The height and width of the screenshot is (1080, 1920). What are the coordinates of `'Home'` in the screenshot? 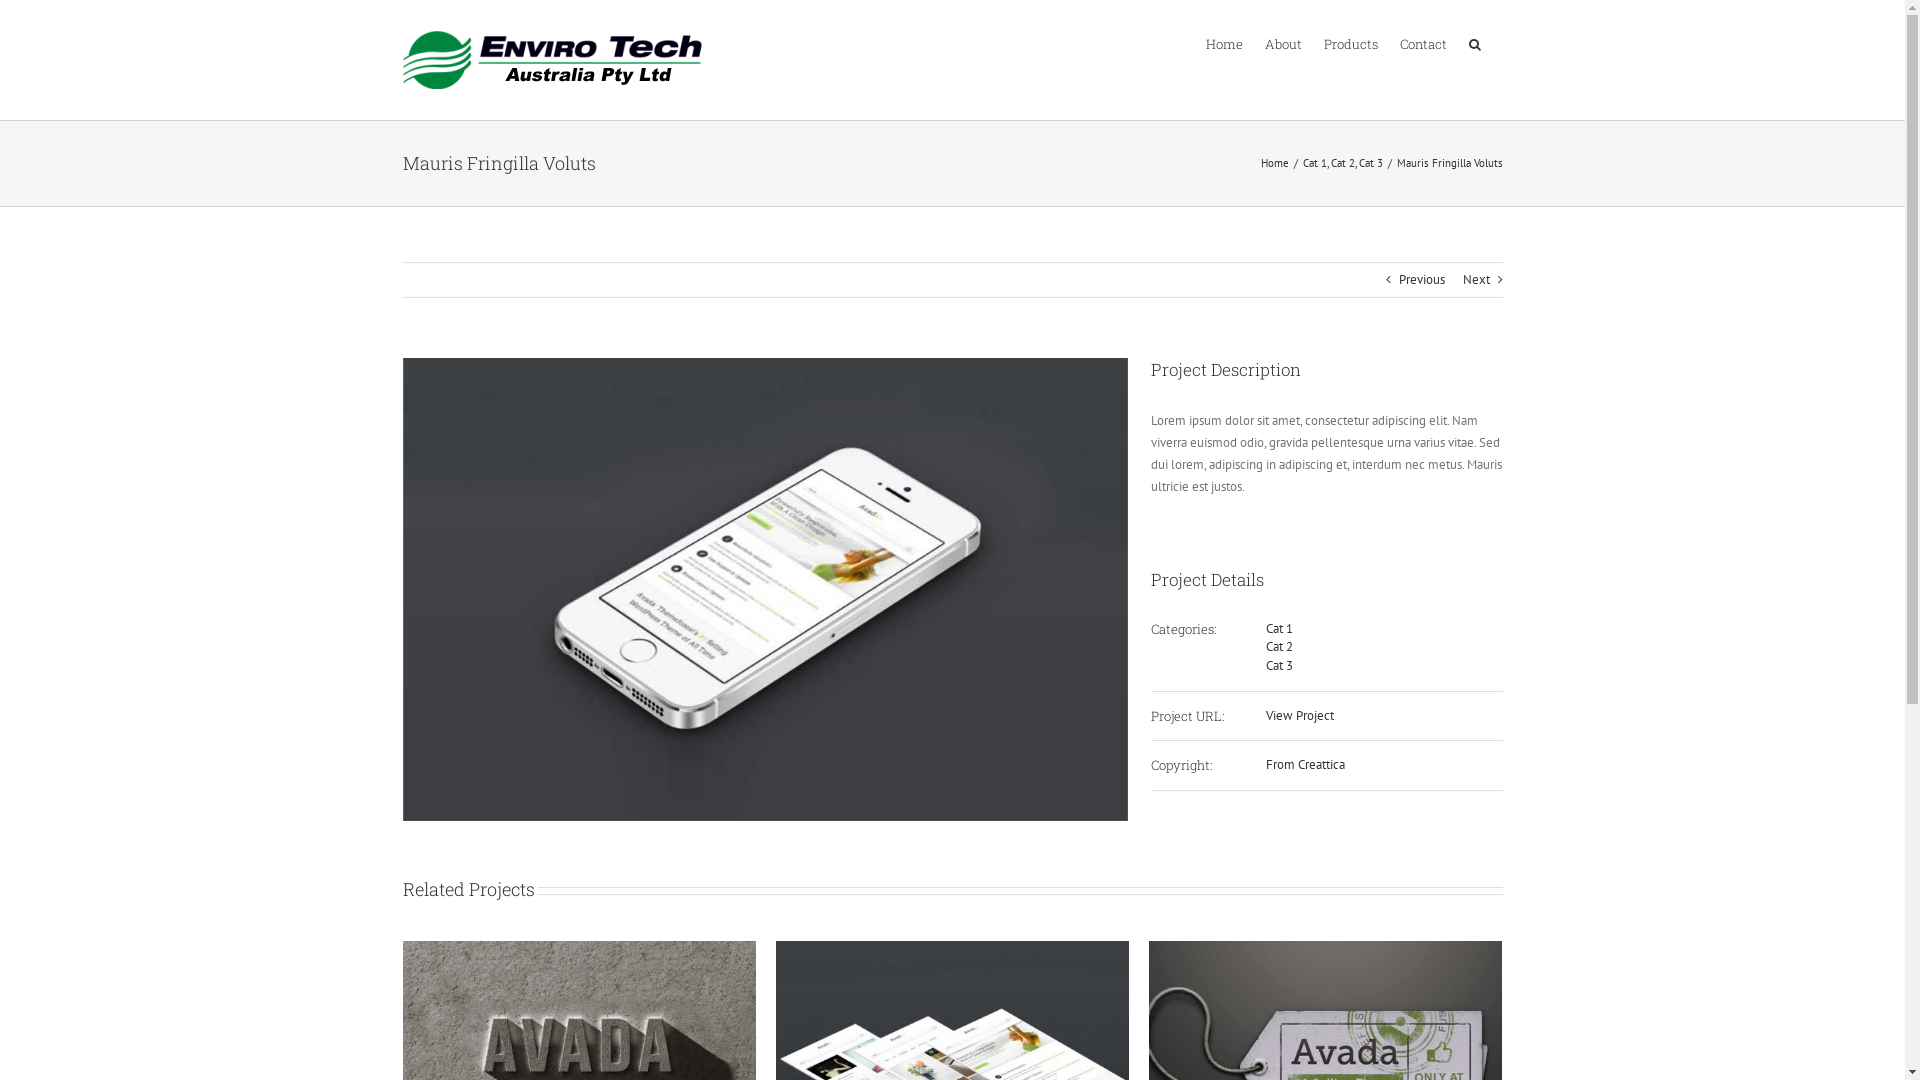 It's located at (1272, 161).